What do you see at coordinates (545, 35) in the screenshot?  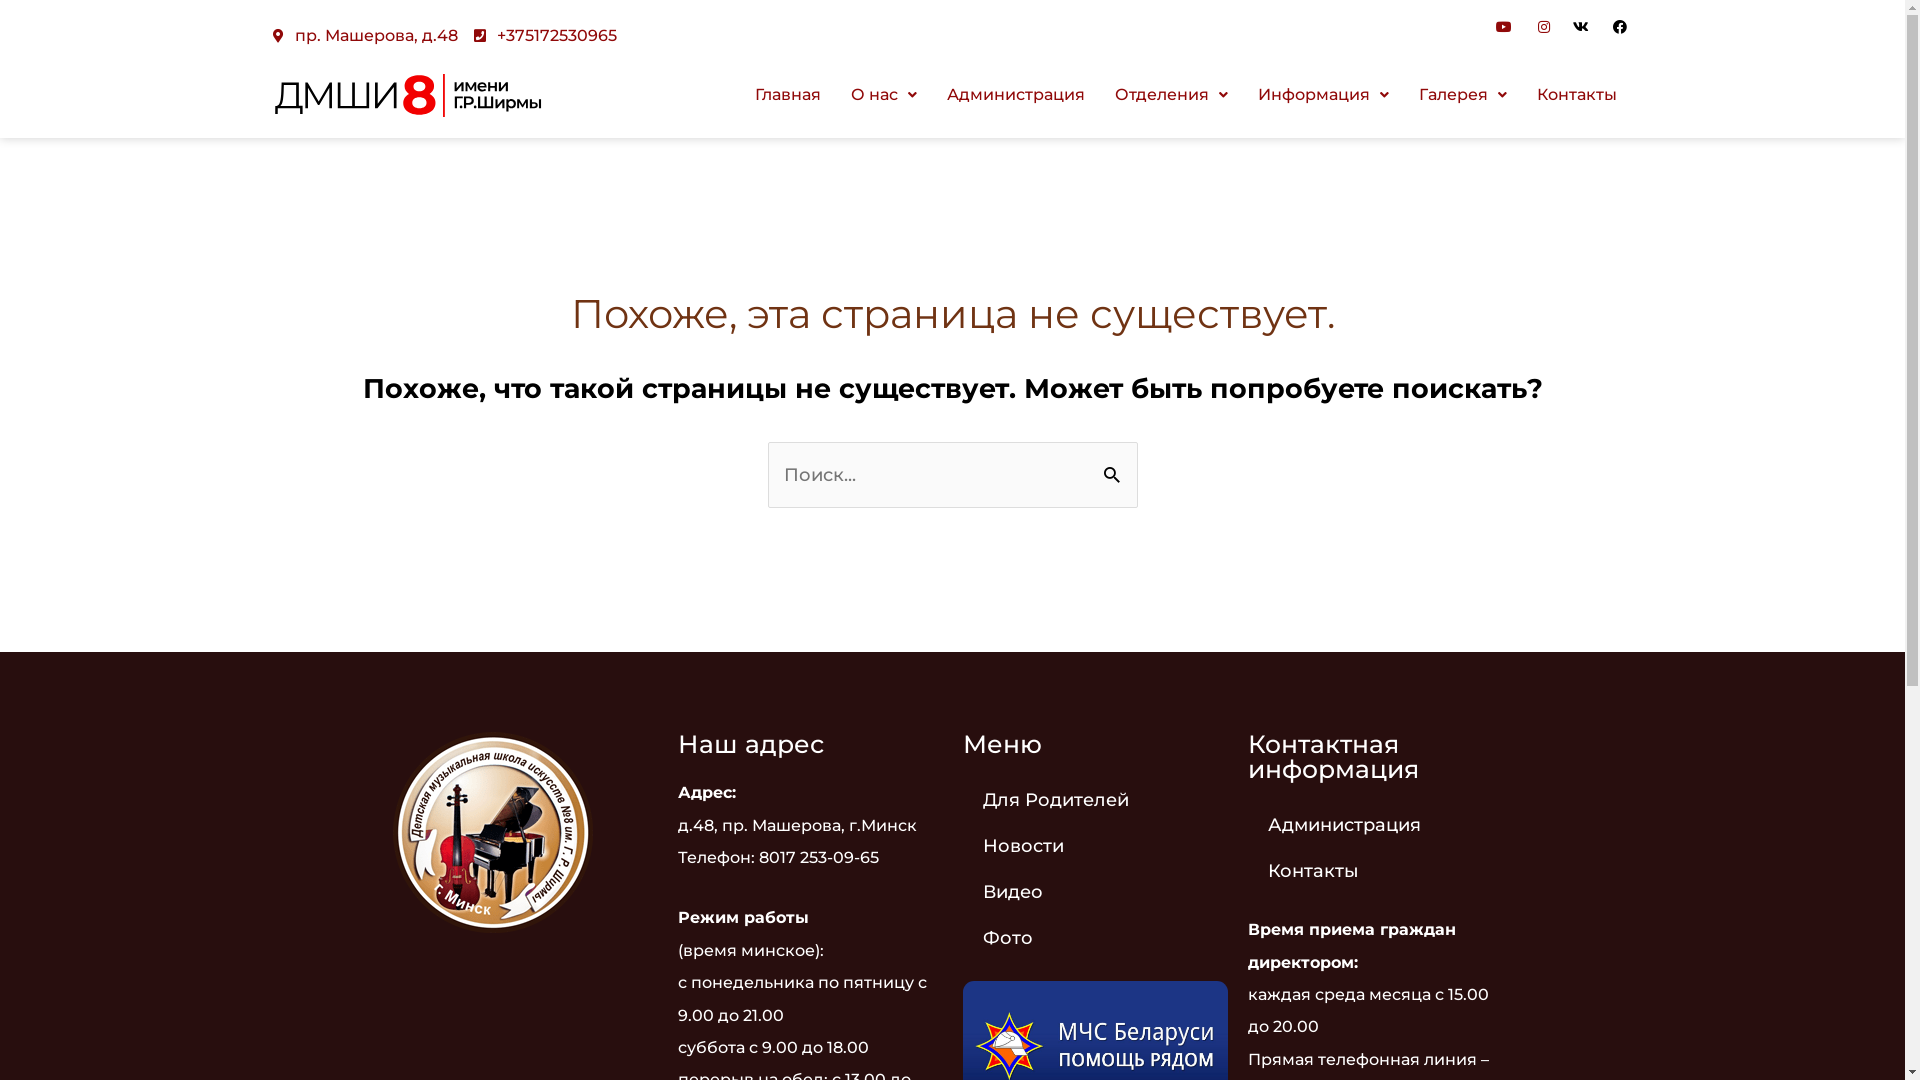 I see `'+375172530965'` at bounding box center [545, 35].